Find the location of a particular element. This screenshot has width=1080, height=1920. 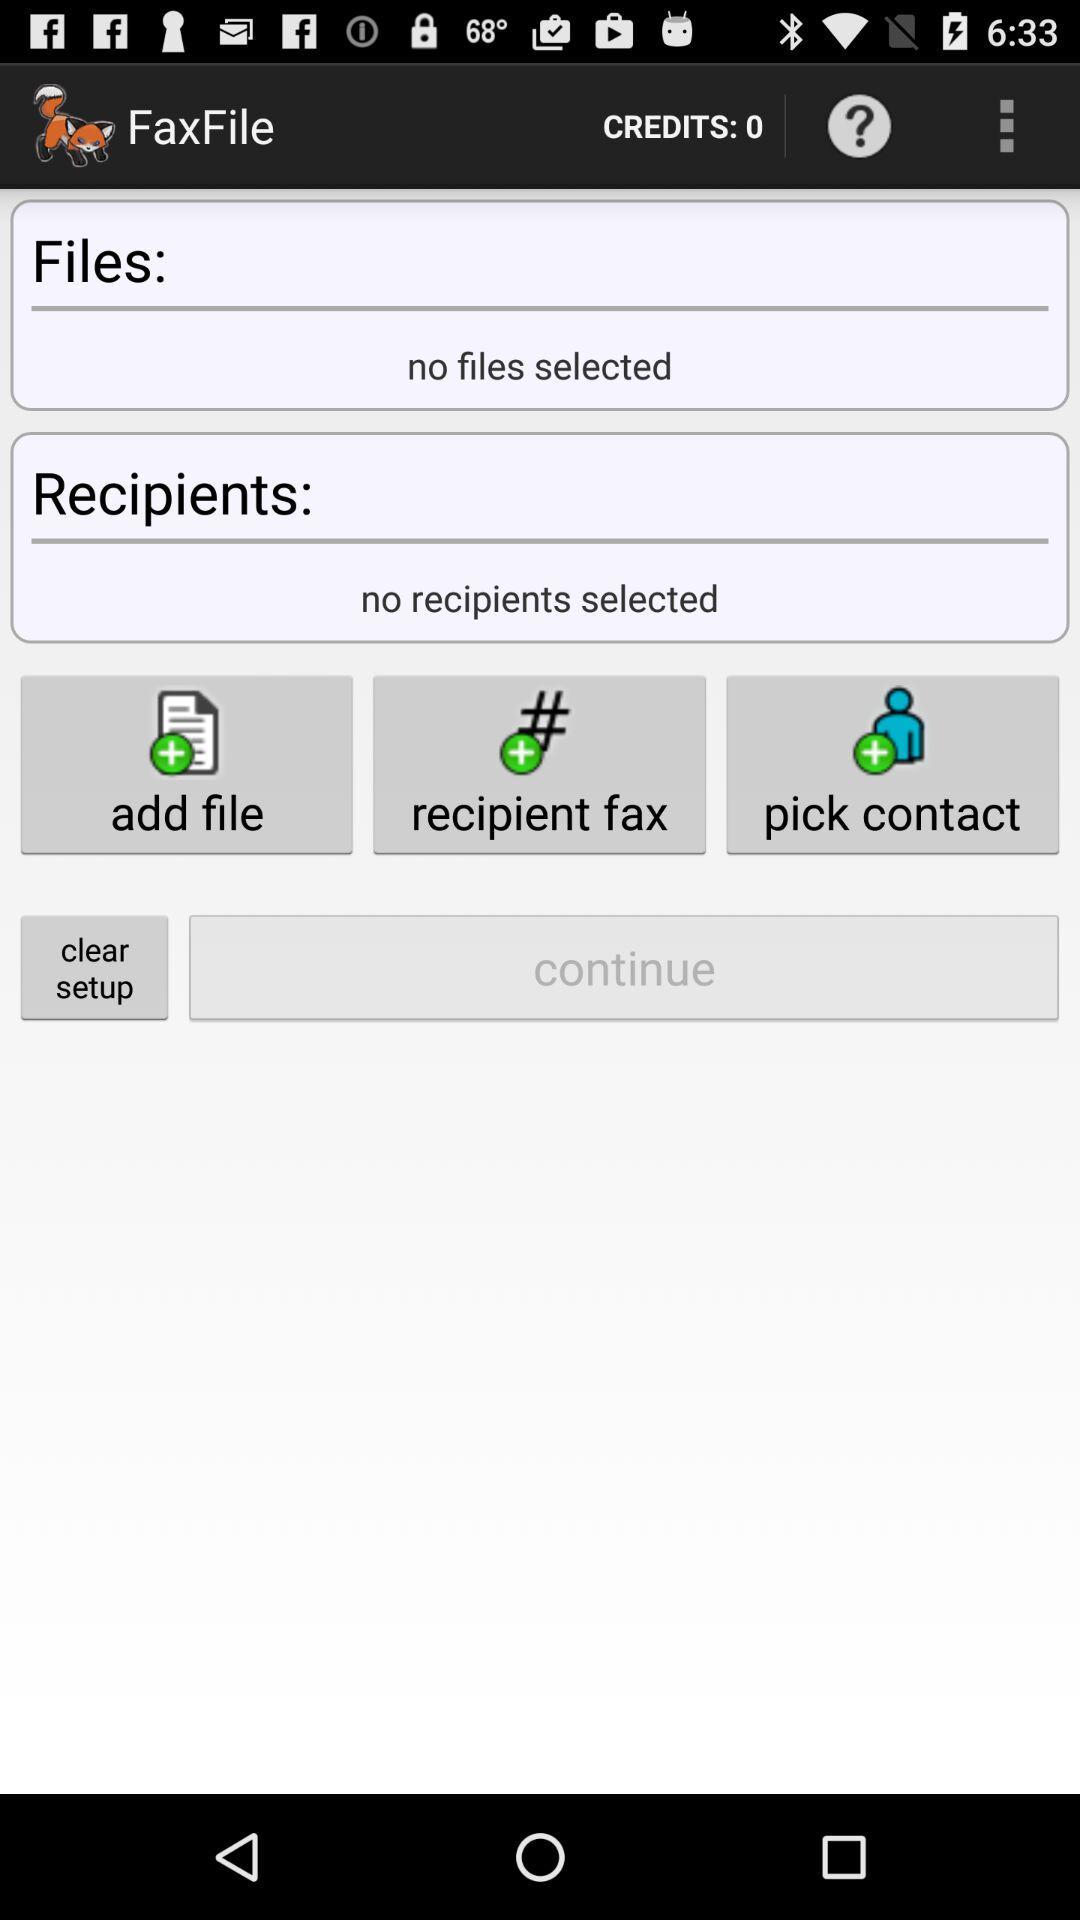

the pick contact icon is located at coordinates (891, 763).